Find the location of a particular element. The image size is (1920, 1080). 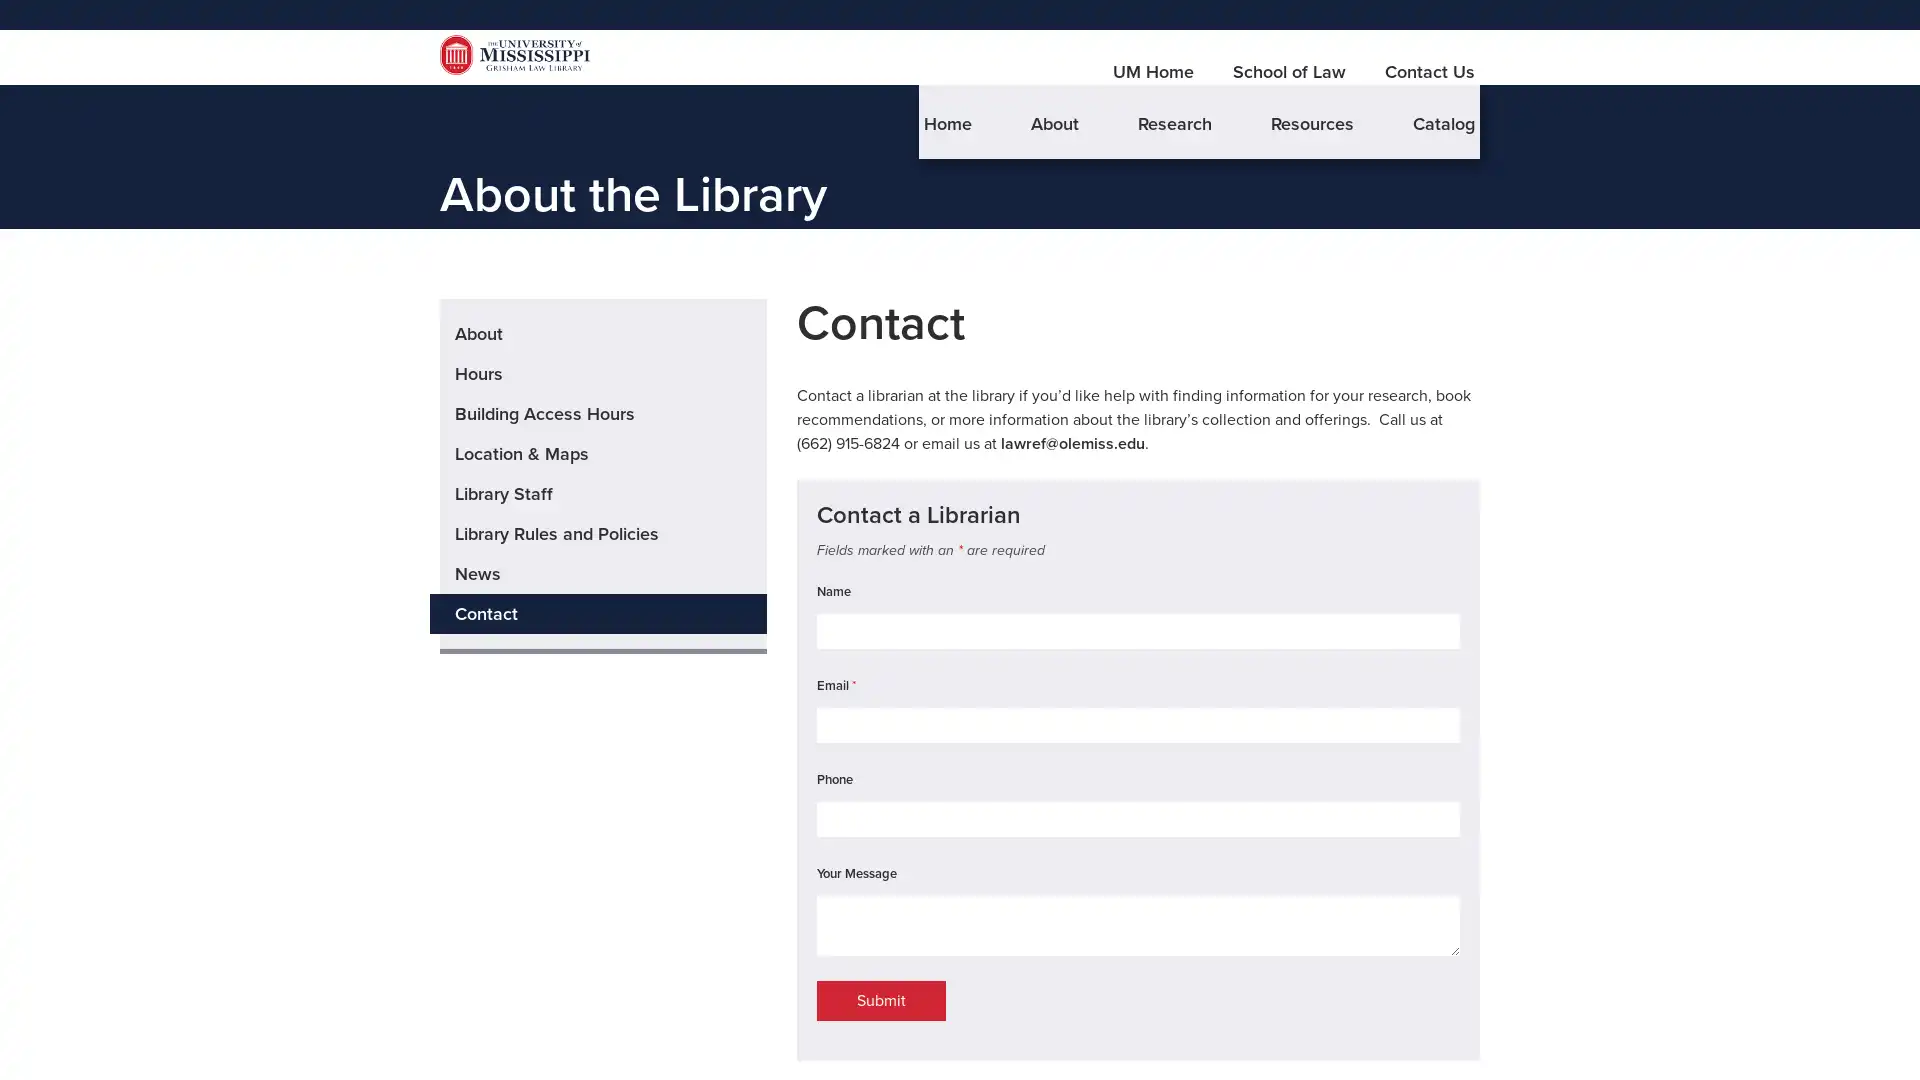

Submit is located at coordinates (880, 1036).